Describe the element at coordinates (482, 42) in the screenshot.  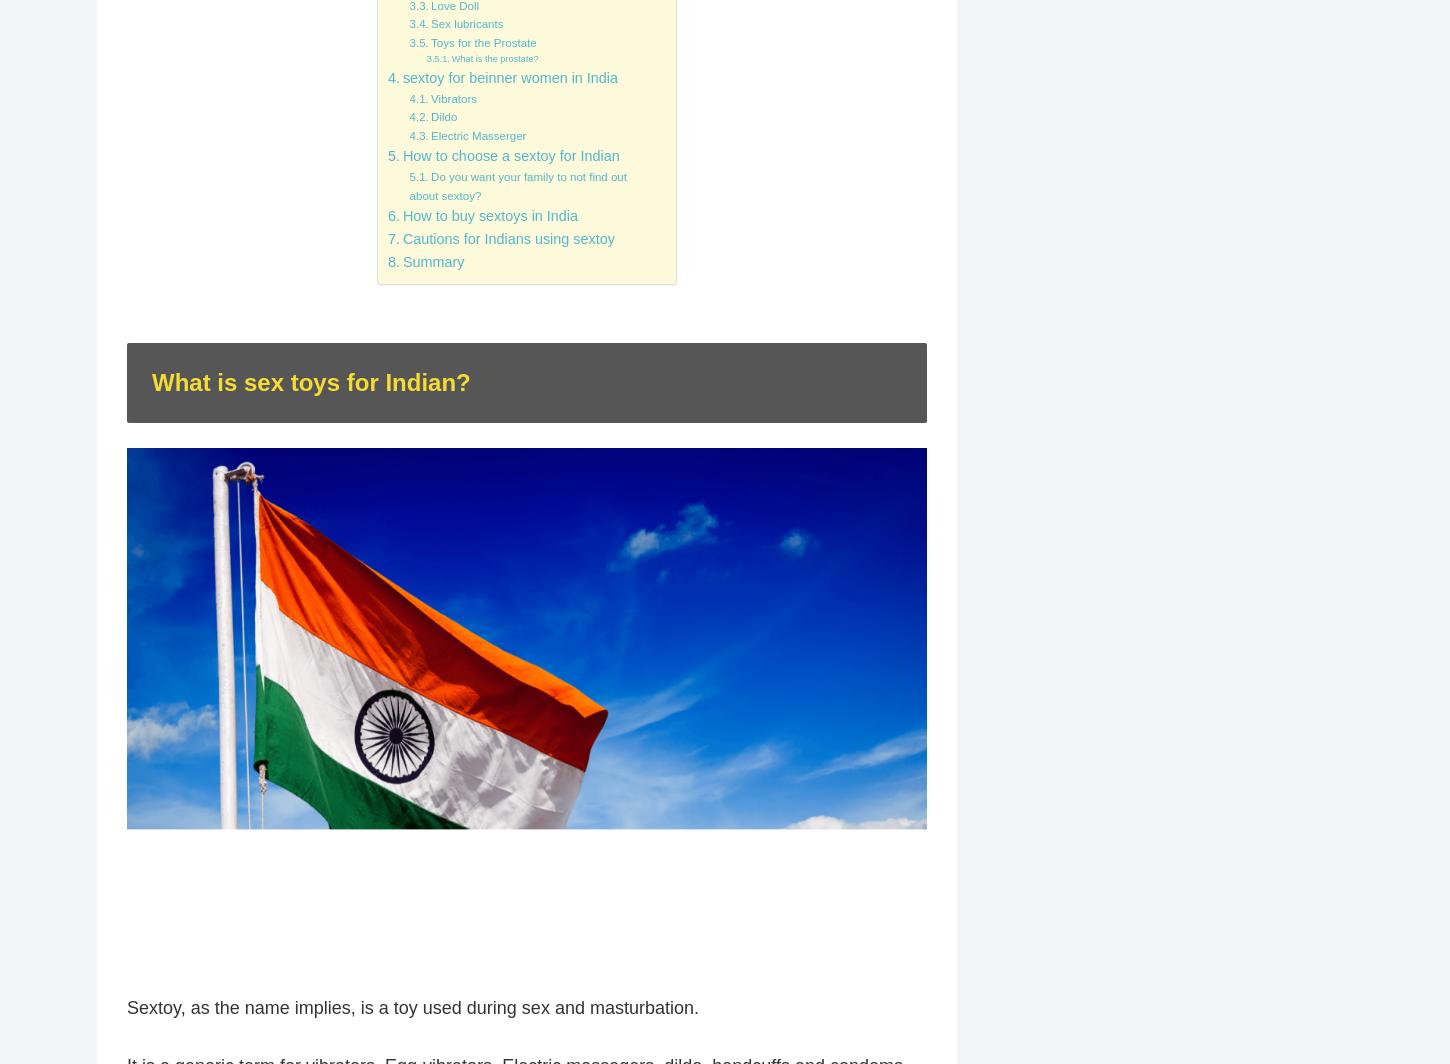
I see `'Toys for the Prostate'` at that location.